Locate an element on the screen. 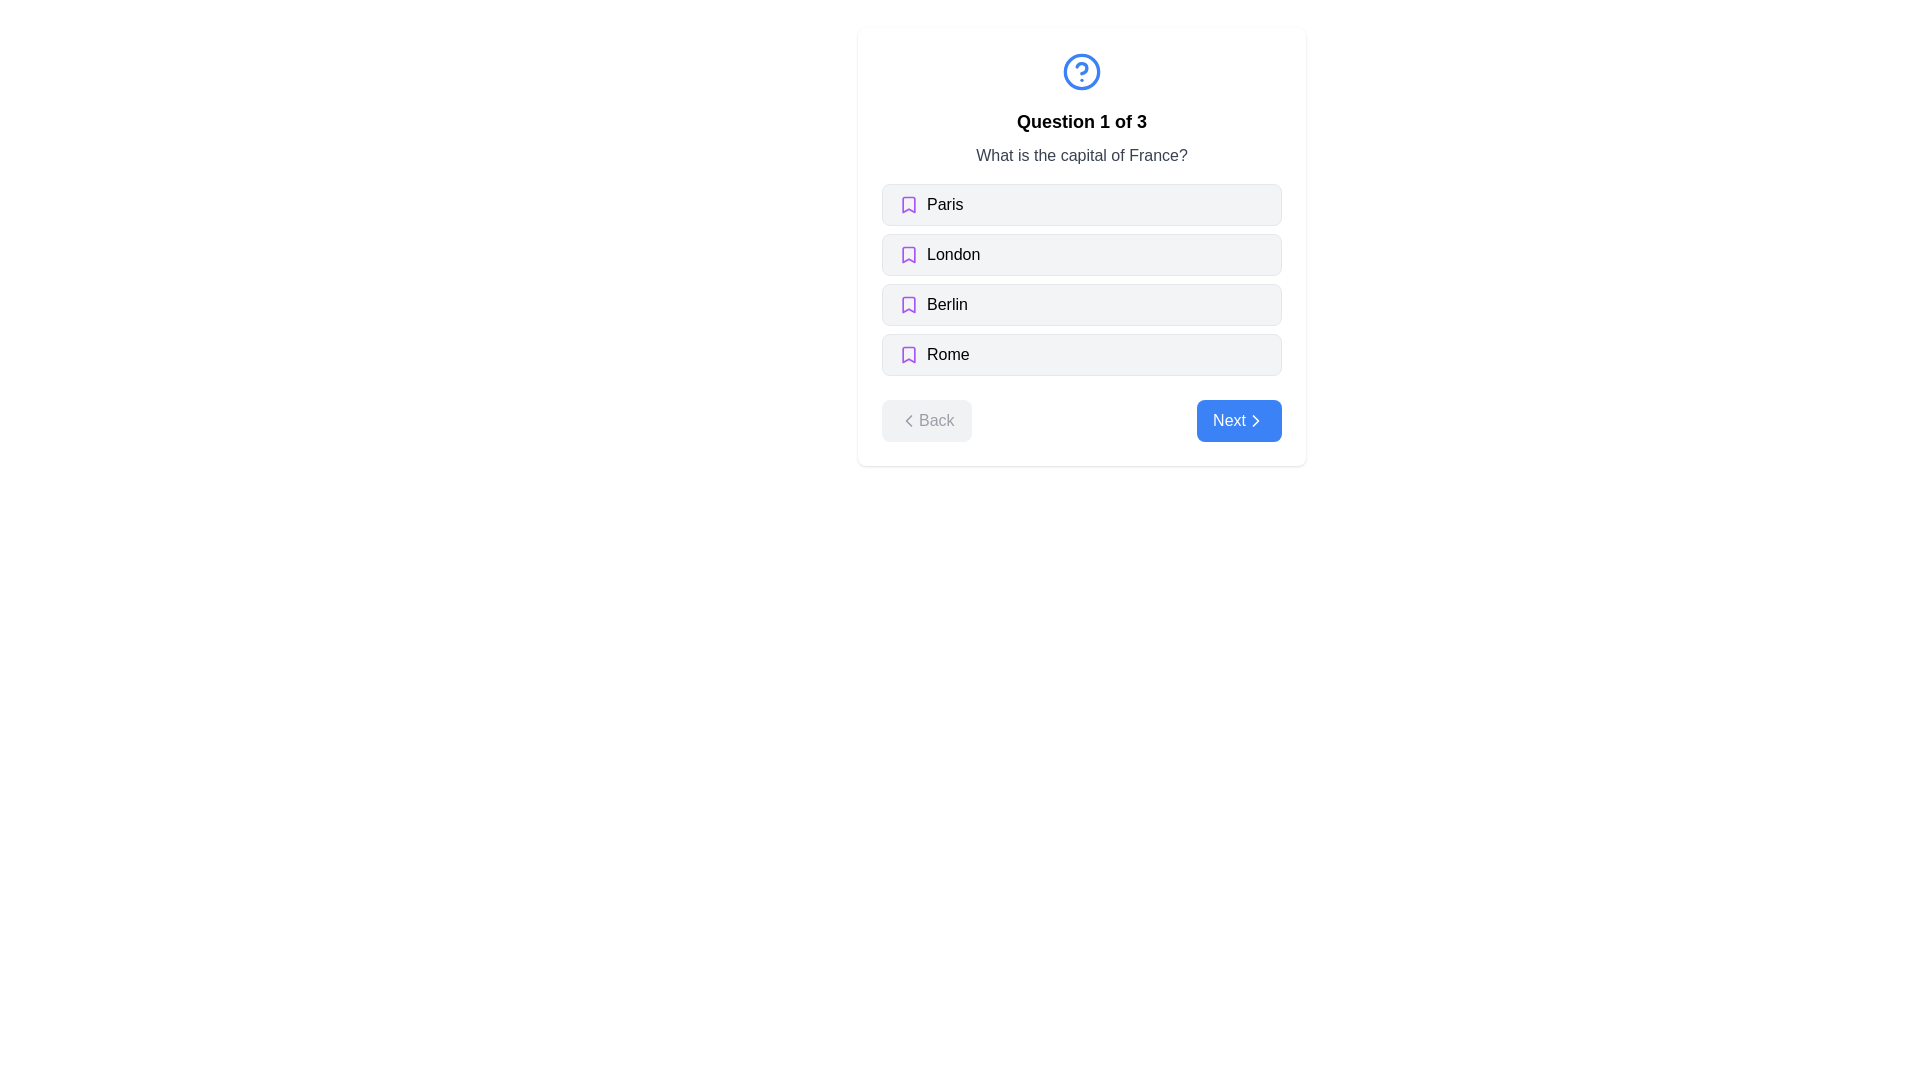  the button labeled 'Berlin' which has a light gray background and a purple bookmark icon, enabling keyboard selection is located at coordinates (1080, 304).